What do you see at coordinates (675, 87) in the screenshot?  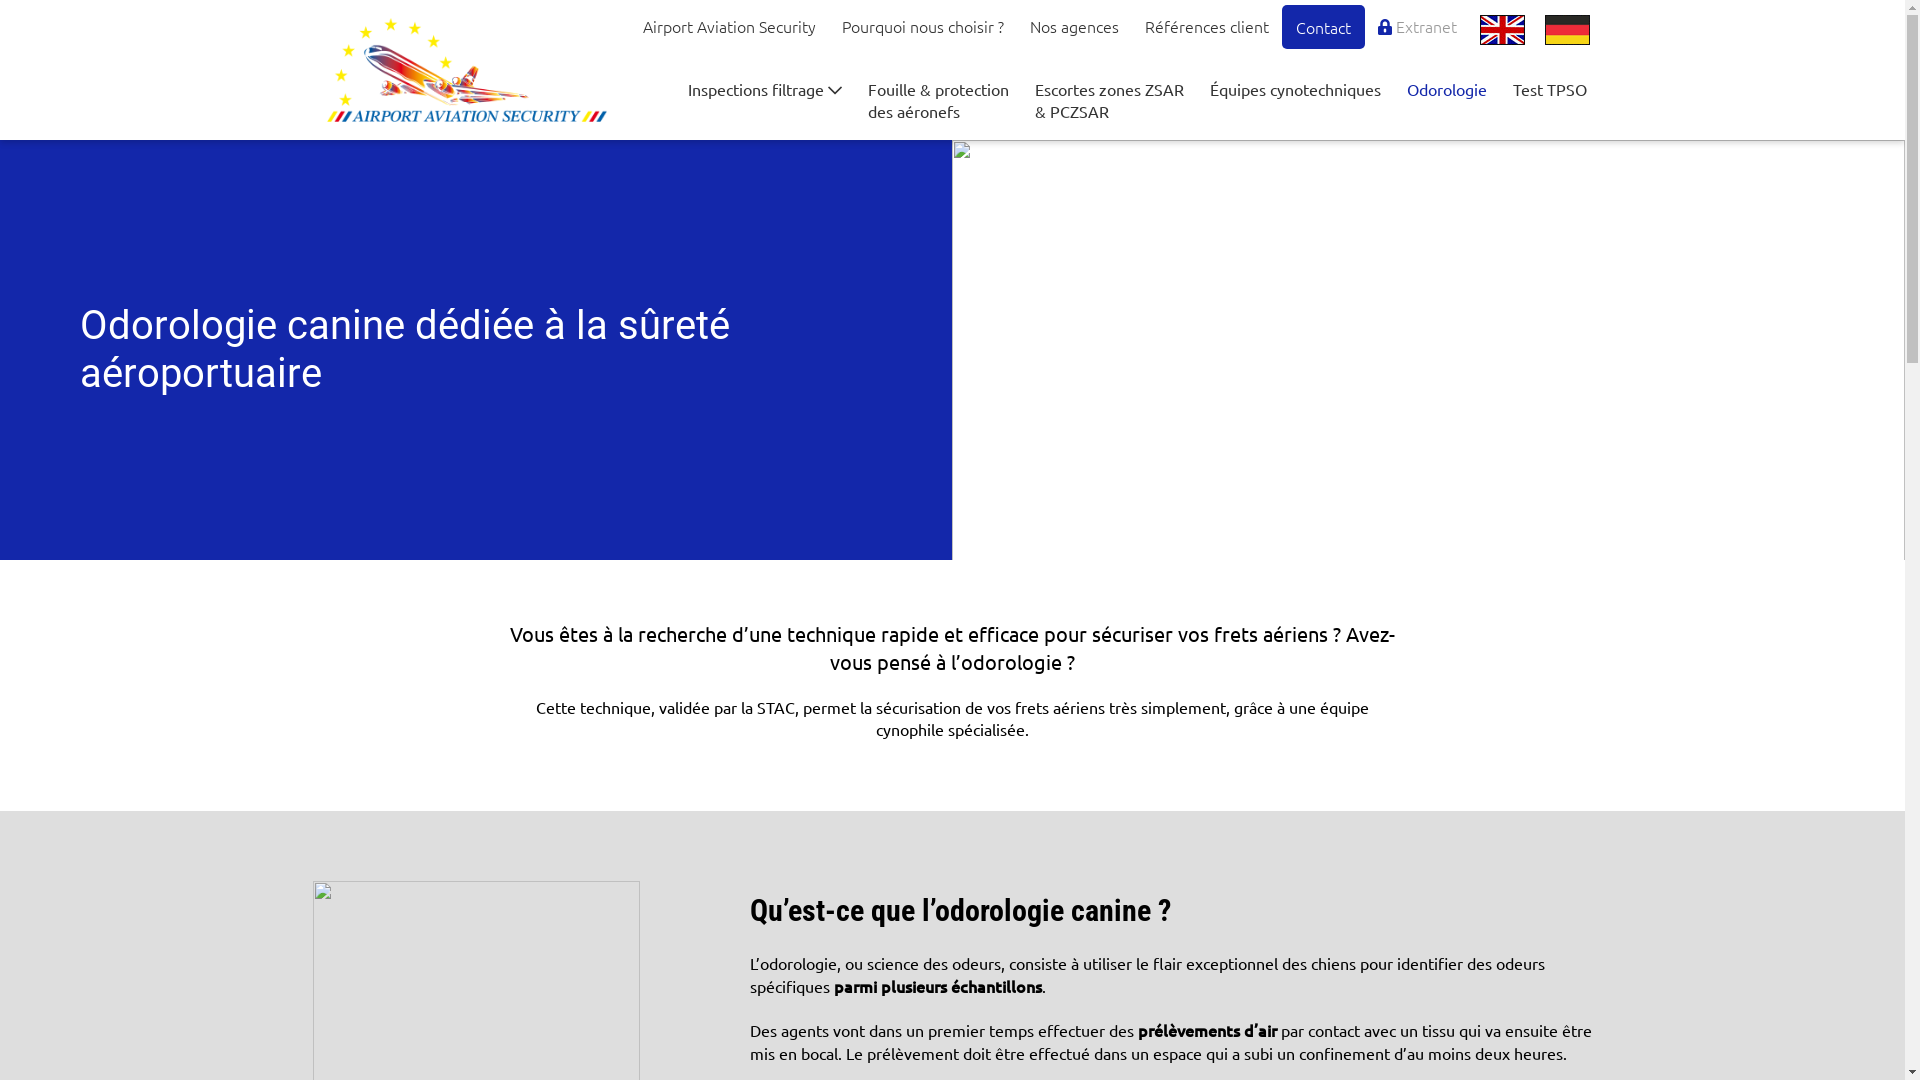 I see `'Inspections filtrage'` at bounding box center [675, 87].